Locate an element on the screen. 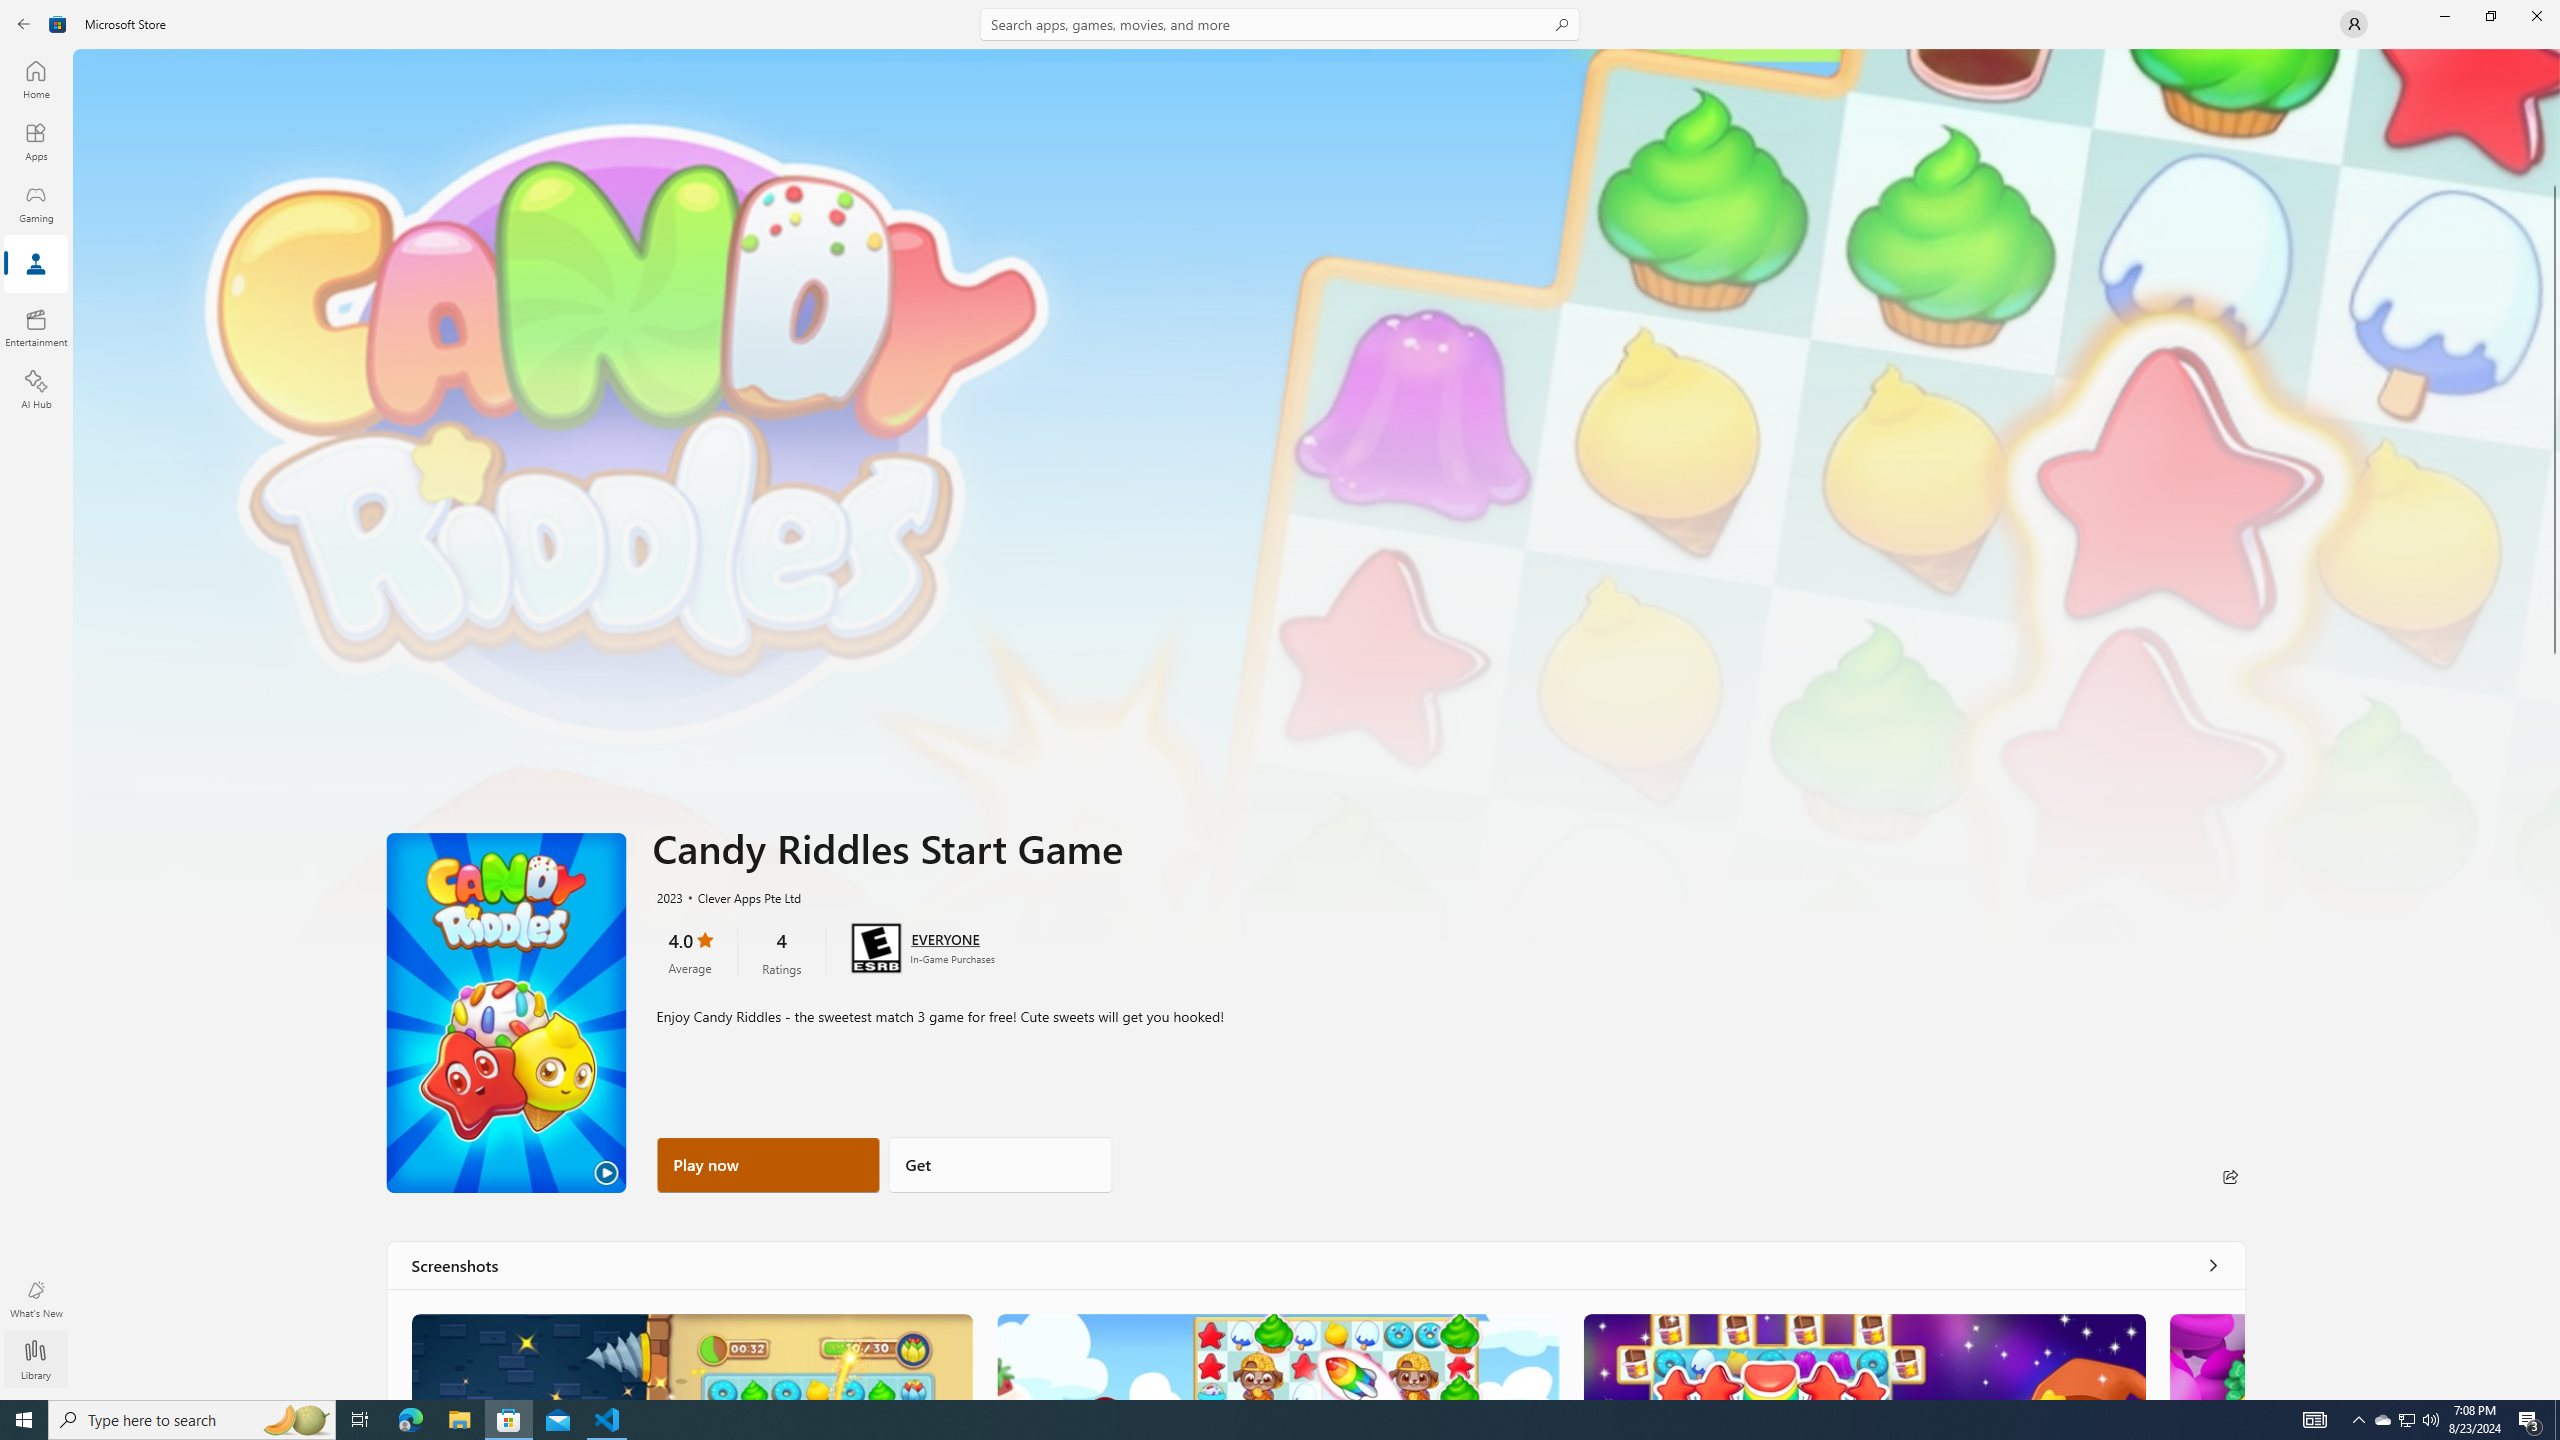 The width and height of the screenshot is (2560, 1440). 'Arcade' is located at coordinates (34, 326).